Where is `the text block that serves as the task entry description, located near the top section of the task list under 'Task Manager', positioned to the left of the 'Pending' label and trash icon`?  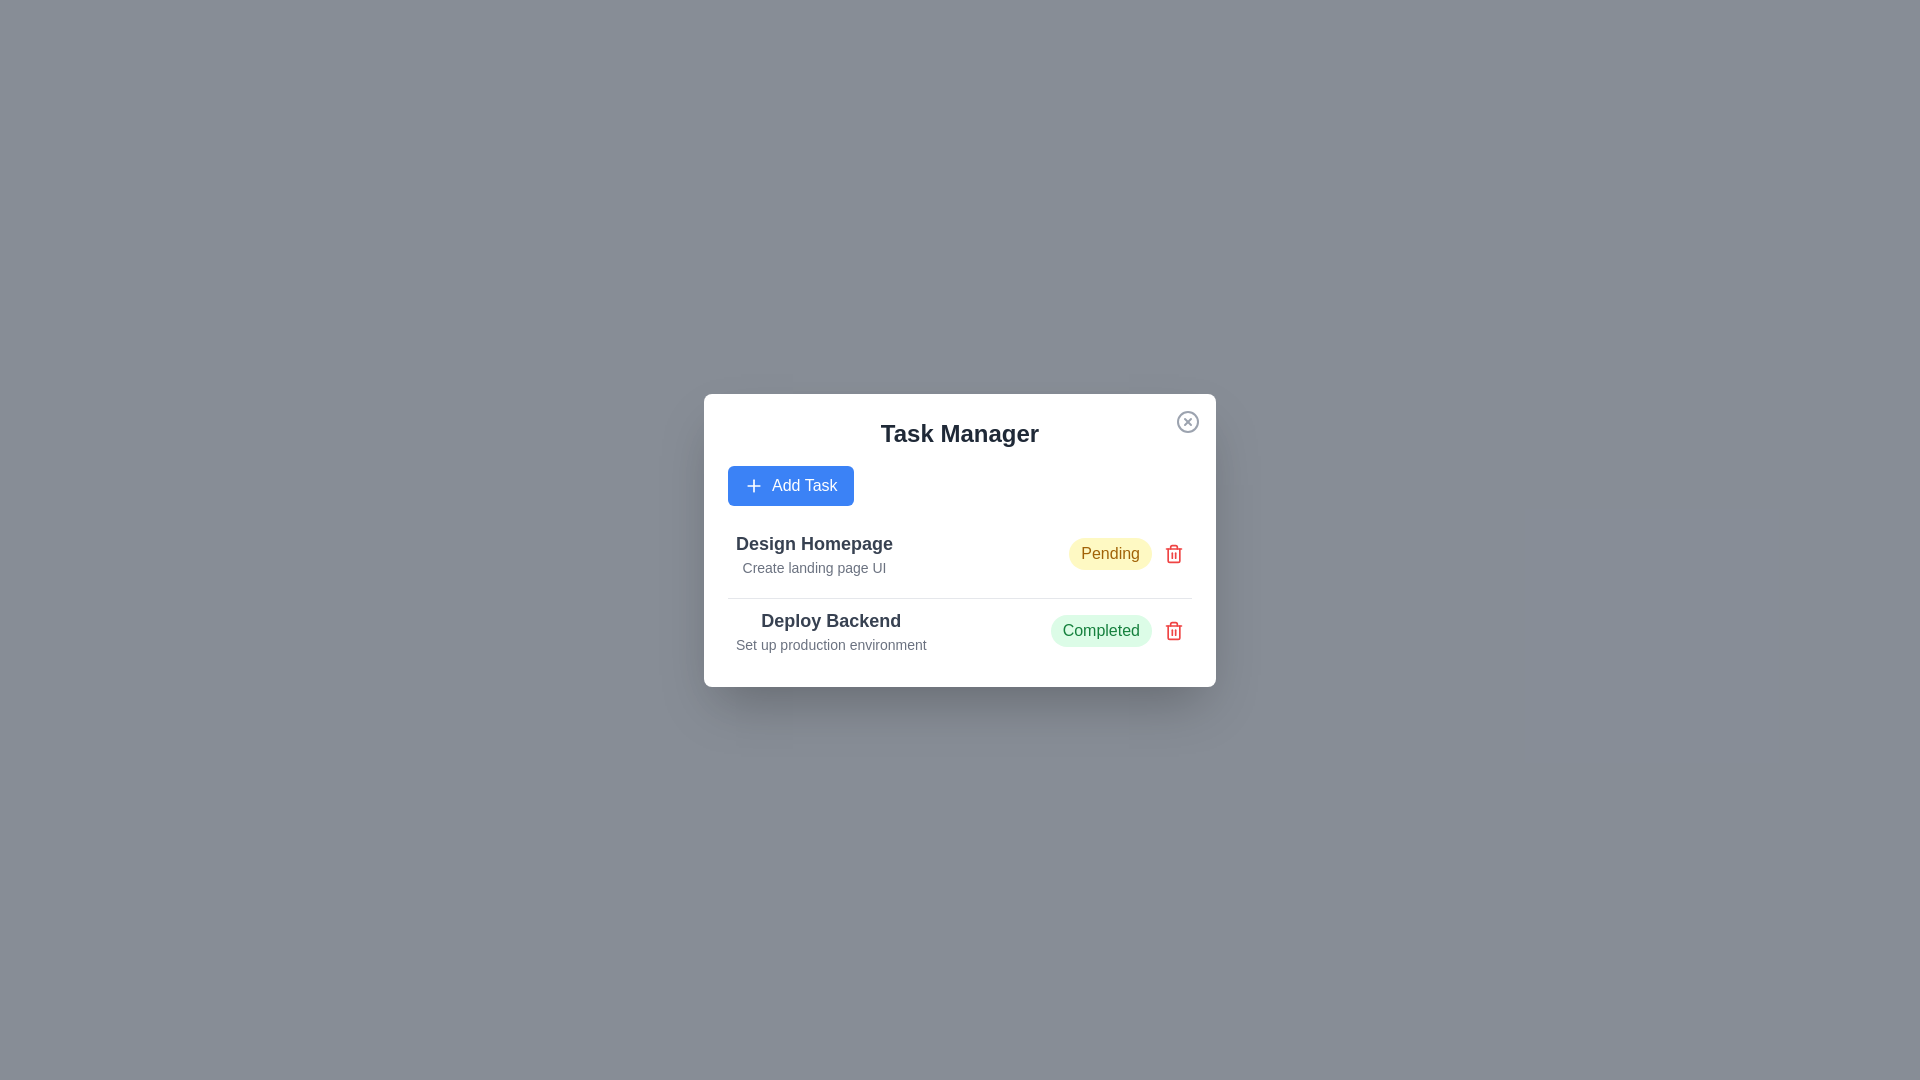
the text block that serves as the task entry description, located near the top section of the task list under 'Task Manager', positioned to the left of the 'Pending' label and trash icon is located at coordinates (814, 553).